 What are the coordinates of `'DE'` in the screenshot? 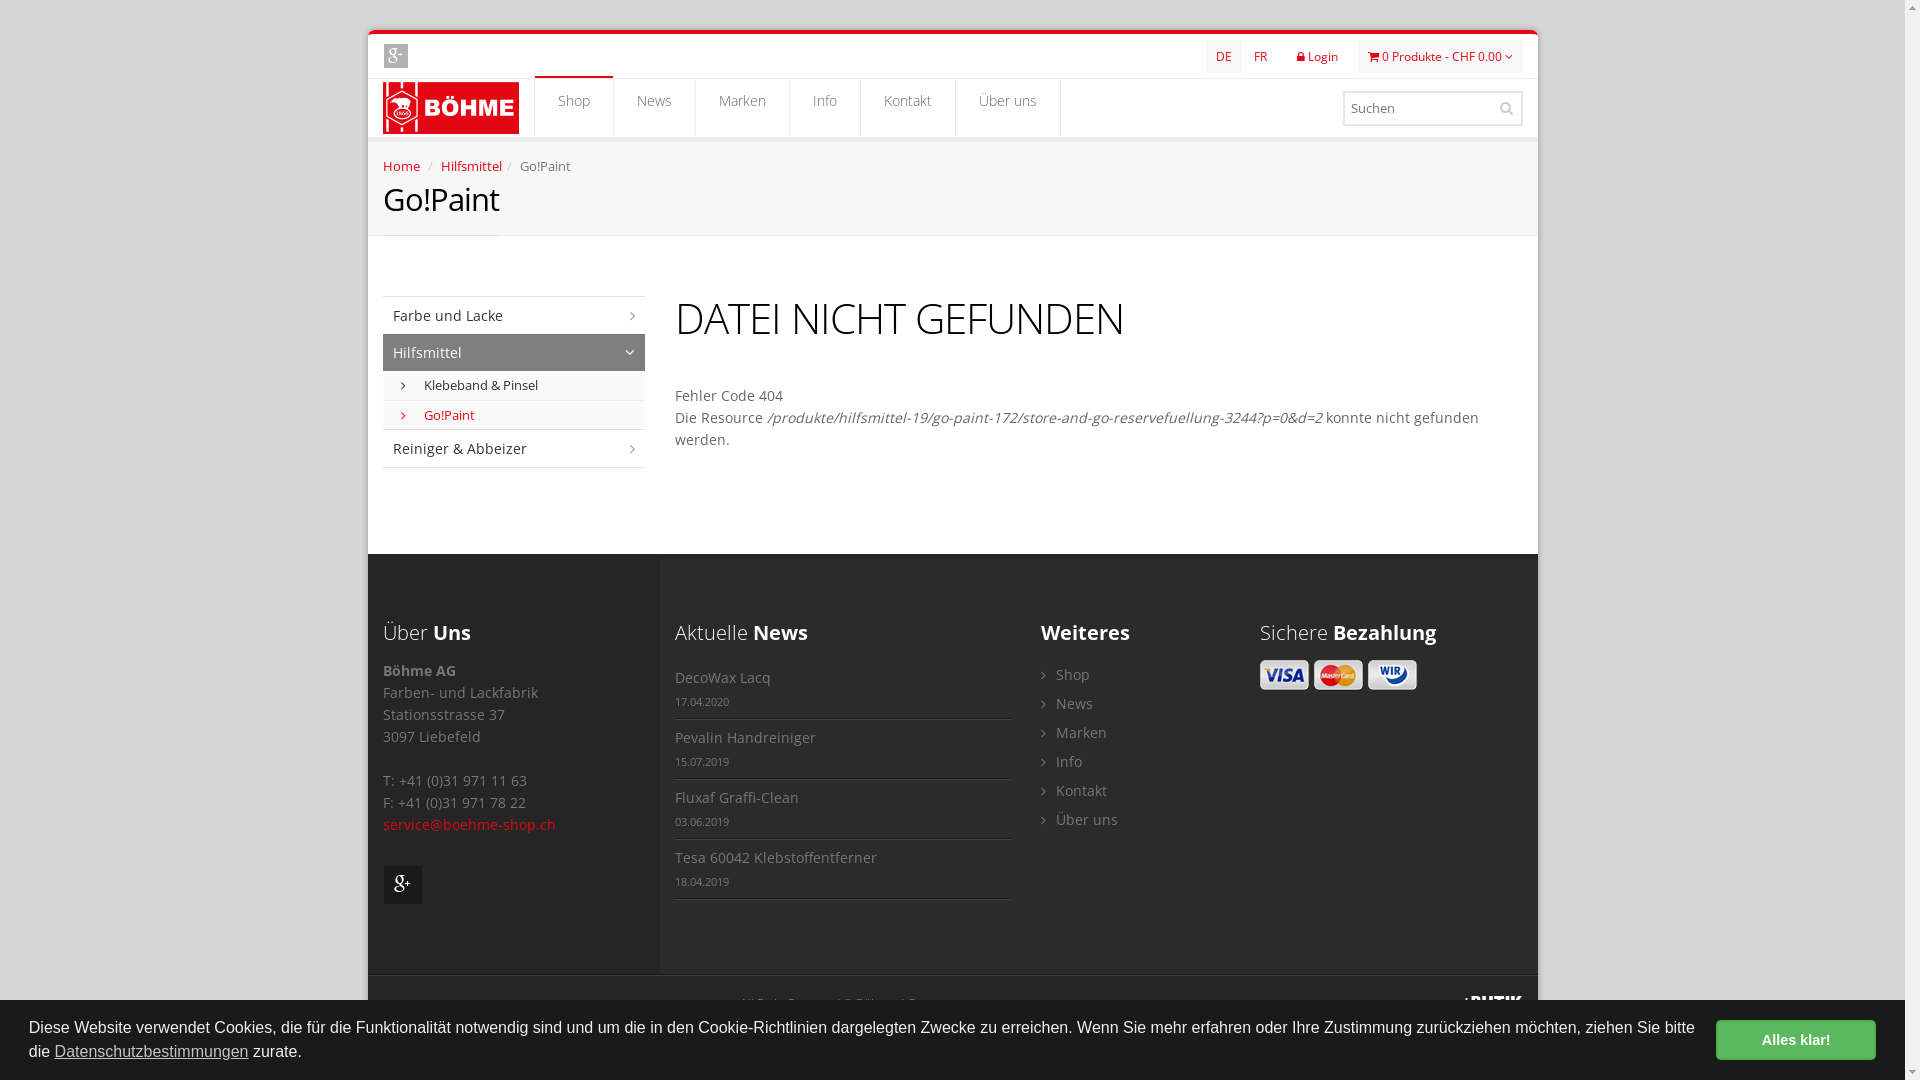 It's located at (1223, 55).